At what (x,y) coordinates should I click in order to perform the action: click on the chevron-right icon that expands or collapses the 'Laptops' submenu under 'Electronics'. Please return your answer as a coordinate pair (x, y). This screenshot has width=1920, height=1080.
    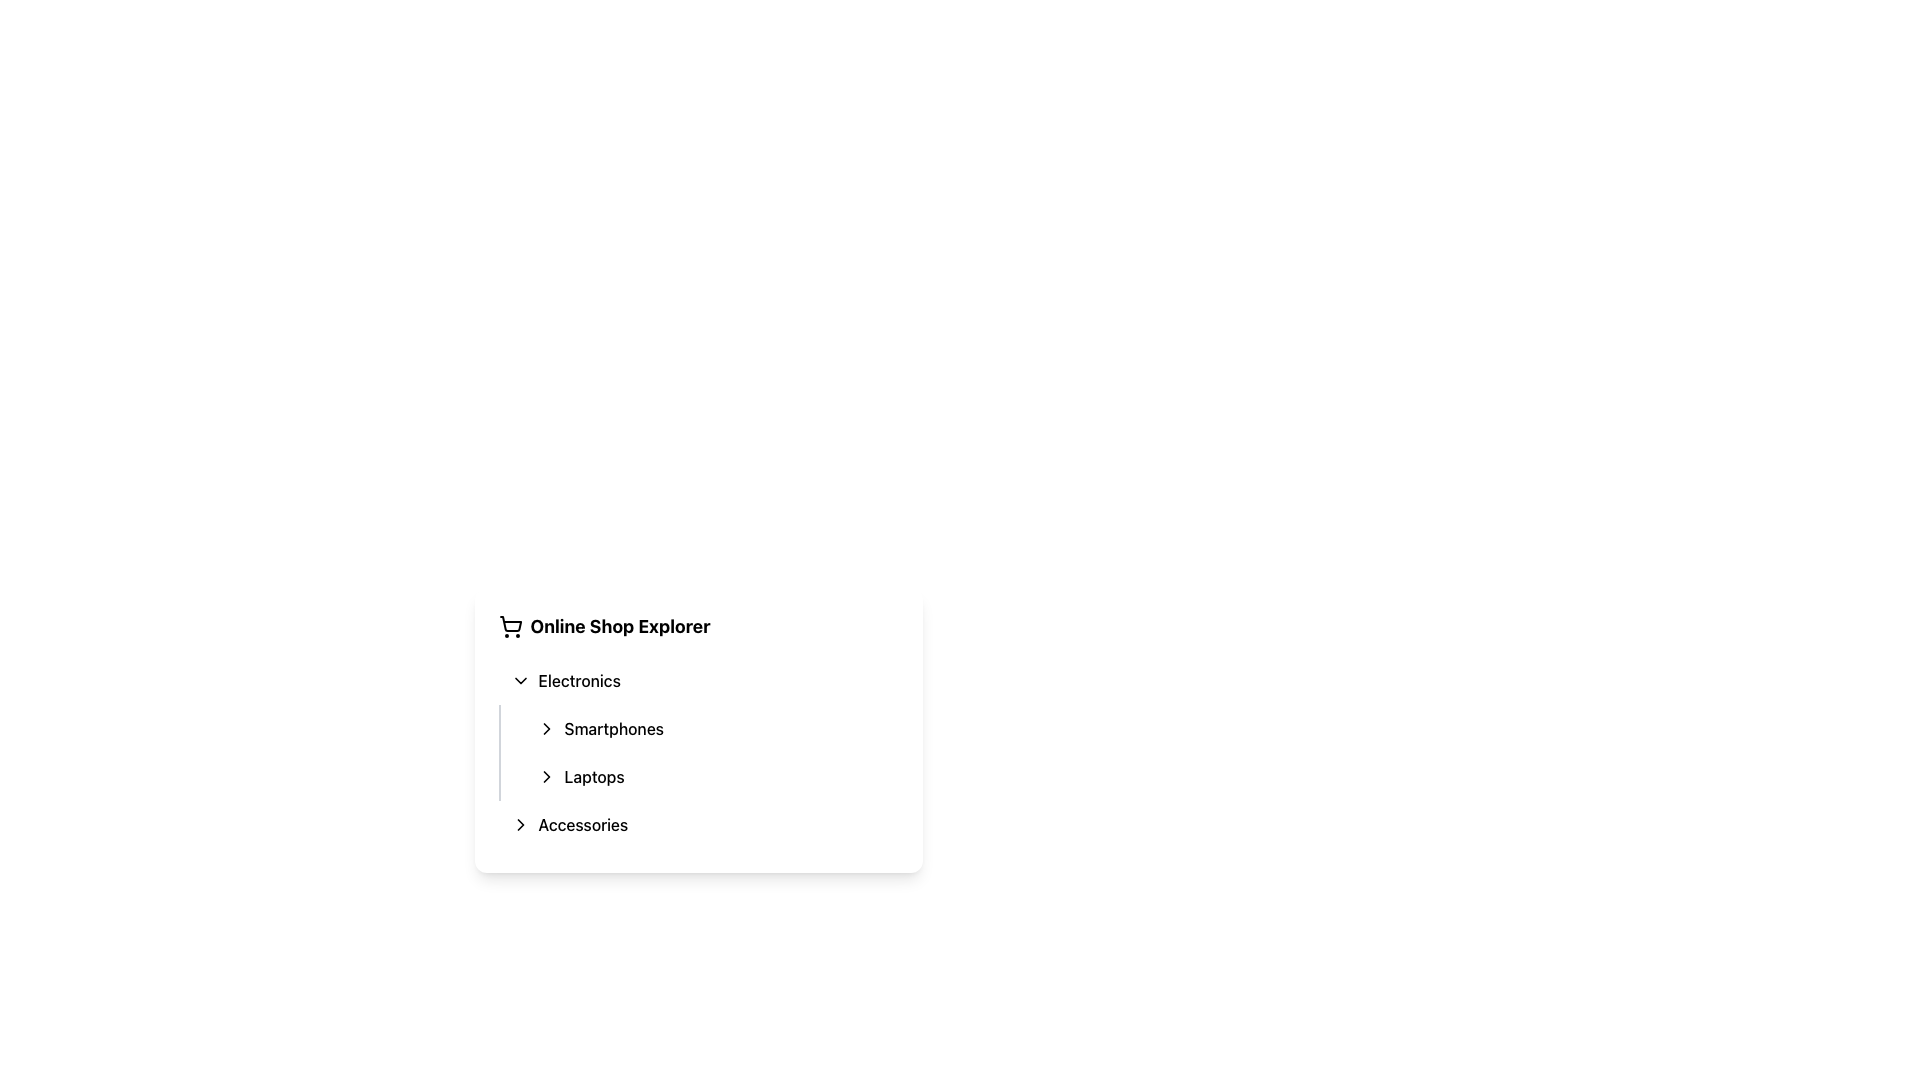
    Looking at the image, I should click on (546, 775).